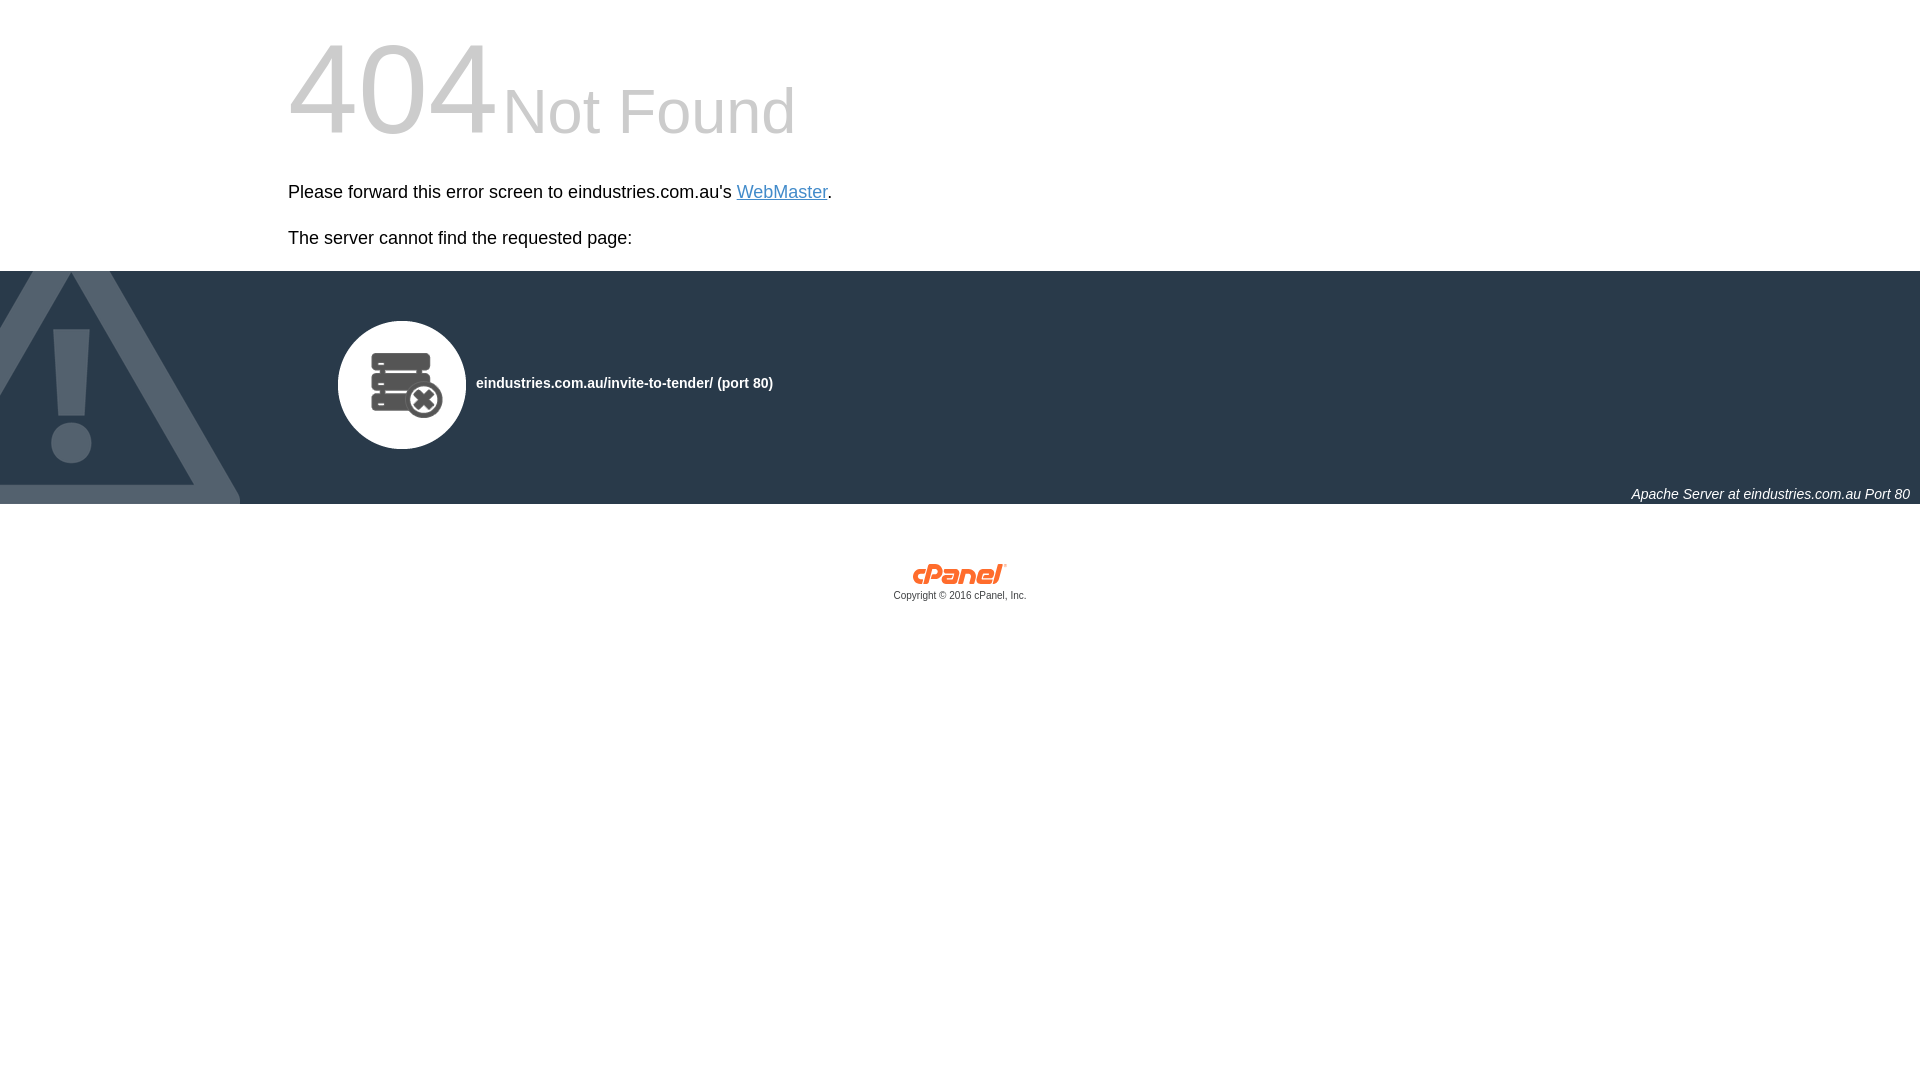 Image resolution: width=1920 pixels, height=1080 pixels. What do you see at coordinates (781, 192) in the screenshot?
I see `'WebMaster'` at bounding box center [781, 192].